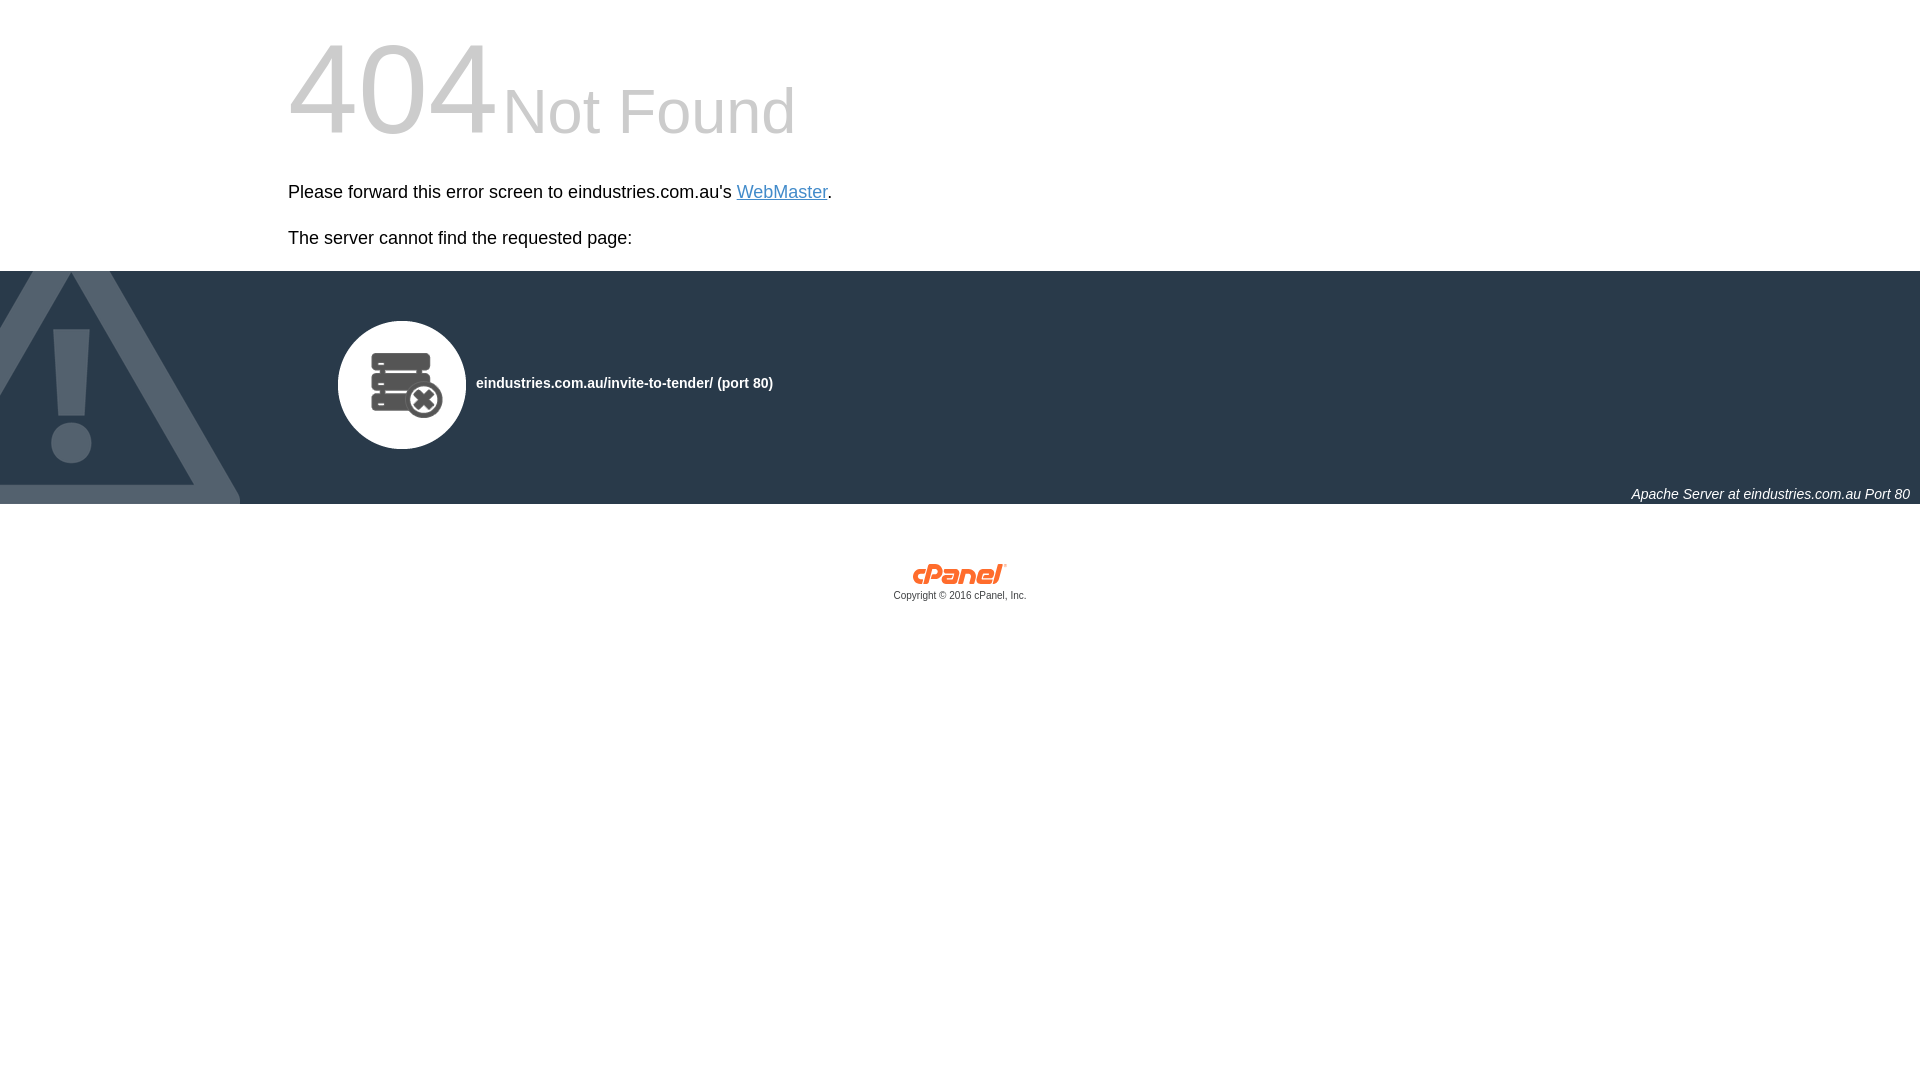 Image resolution: width=1920 pixels, height=1080 pixels. What do you see at coordinates (781, 192) in the screenshot?
I see `'WebMaster'` at bounding box center [781, 192].